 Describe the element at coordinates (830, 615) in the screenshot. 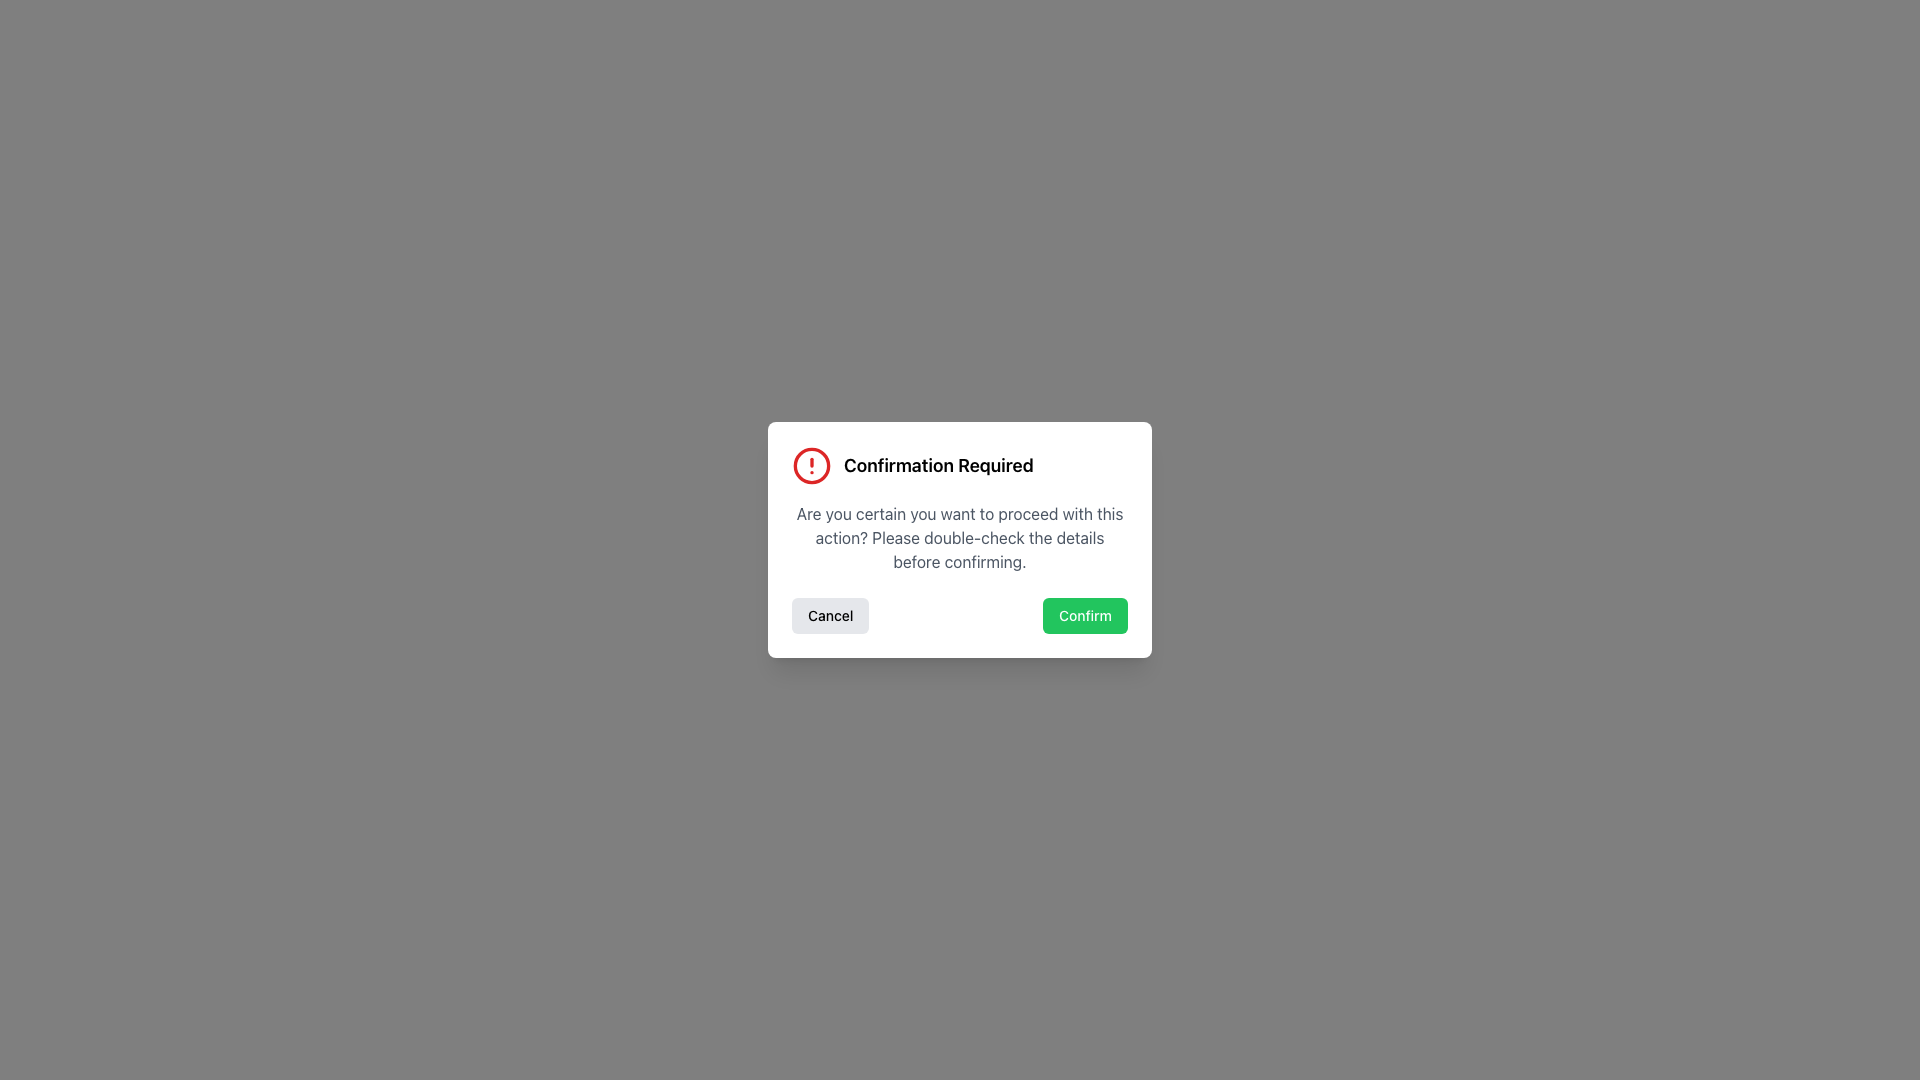

I see `the 'Cancel' button, which is a rectangular button with a light gray background and the text 'Cancel' in black, located in the bottom-left portion of a dialog box` at that location.